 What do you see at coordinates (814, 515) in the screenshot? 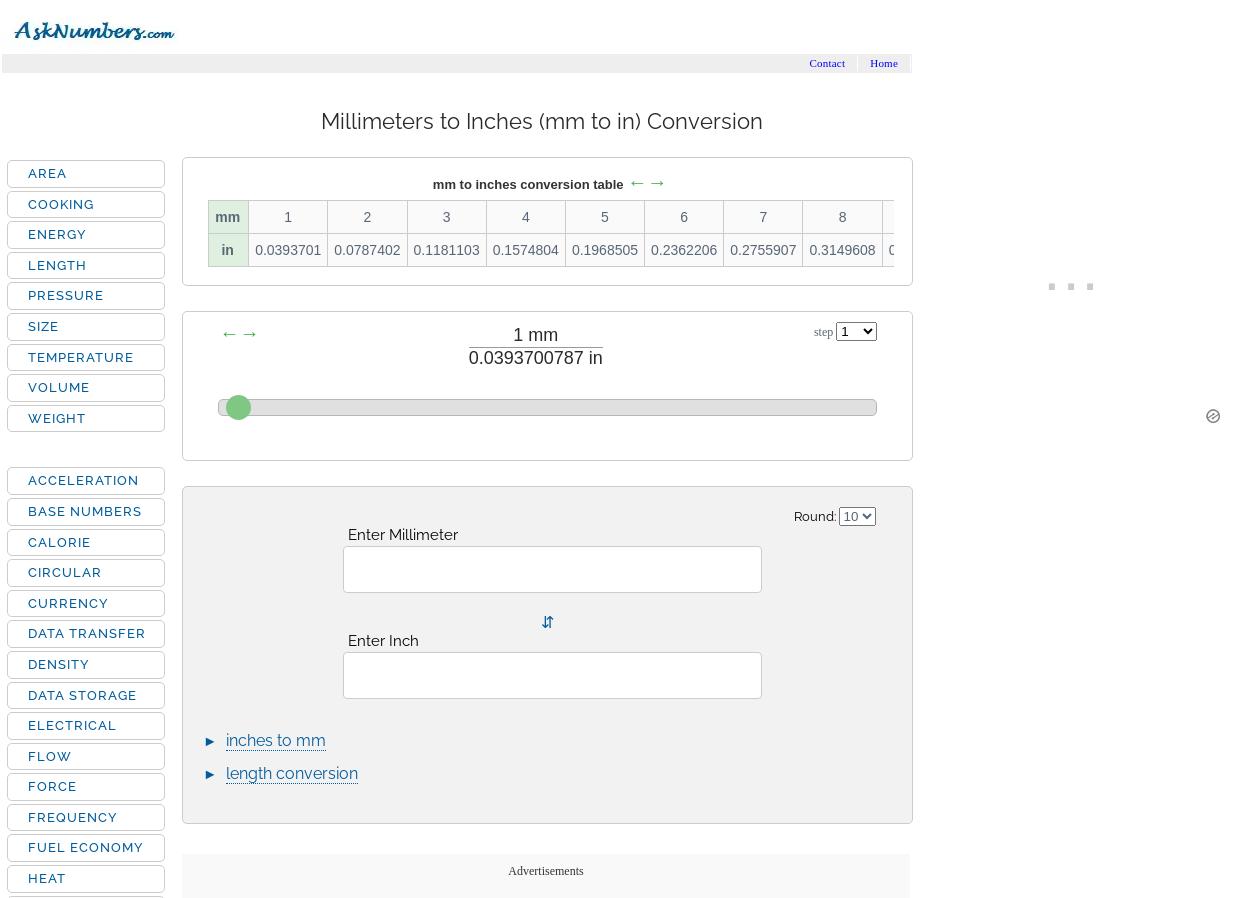
I see `'Round:'` at bounding box center [814, 515].